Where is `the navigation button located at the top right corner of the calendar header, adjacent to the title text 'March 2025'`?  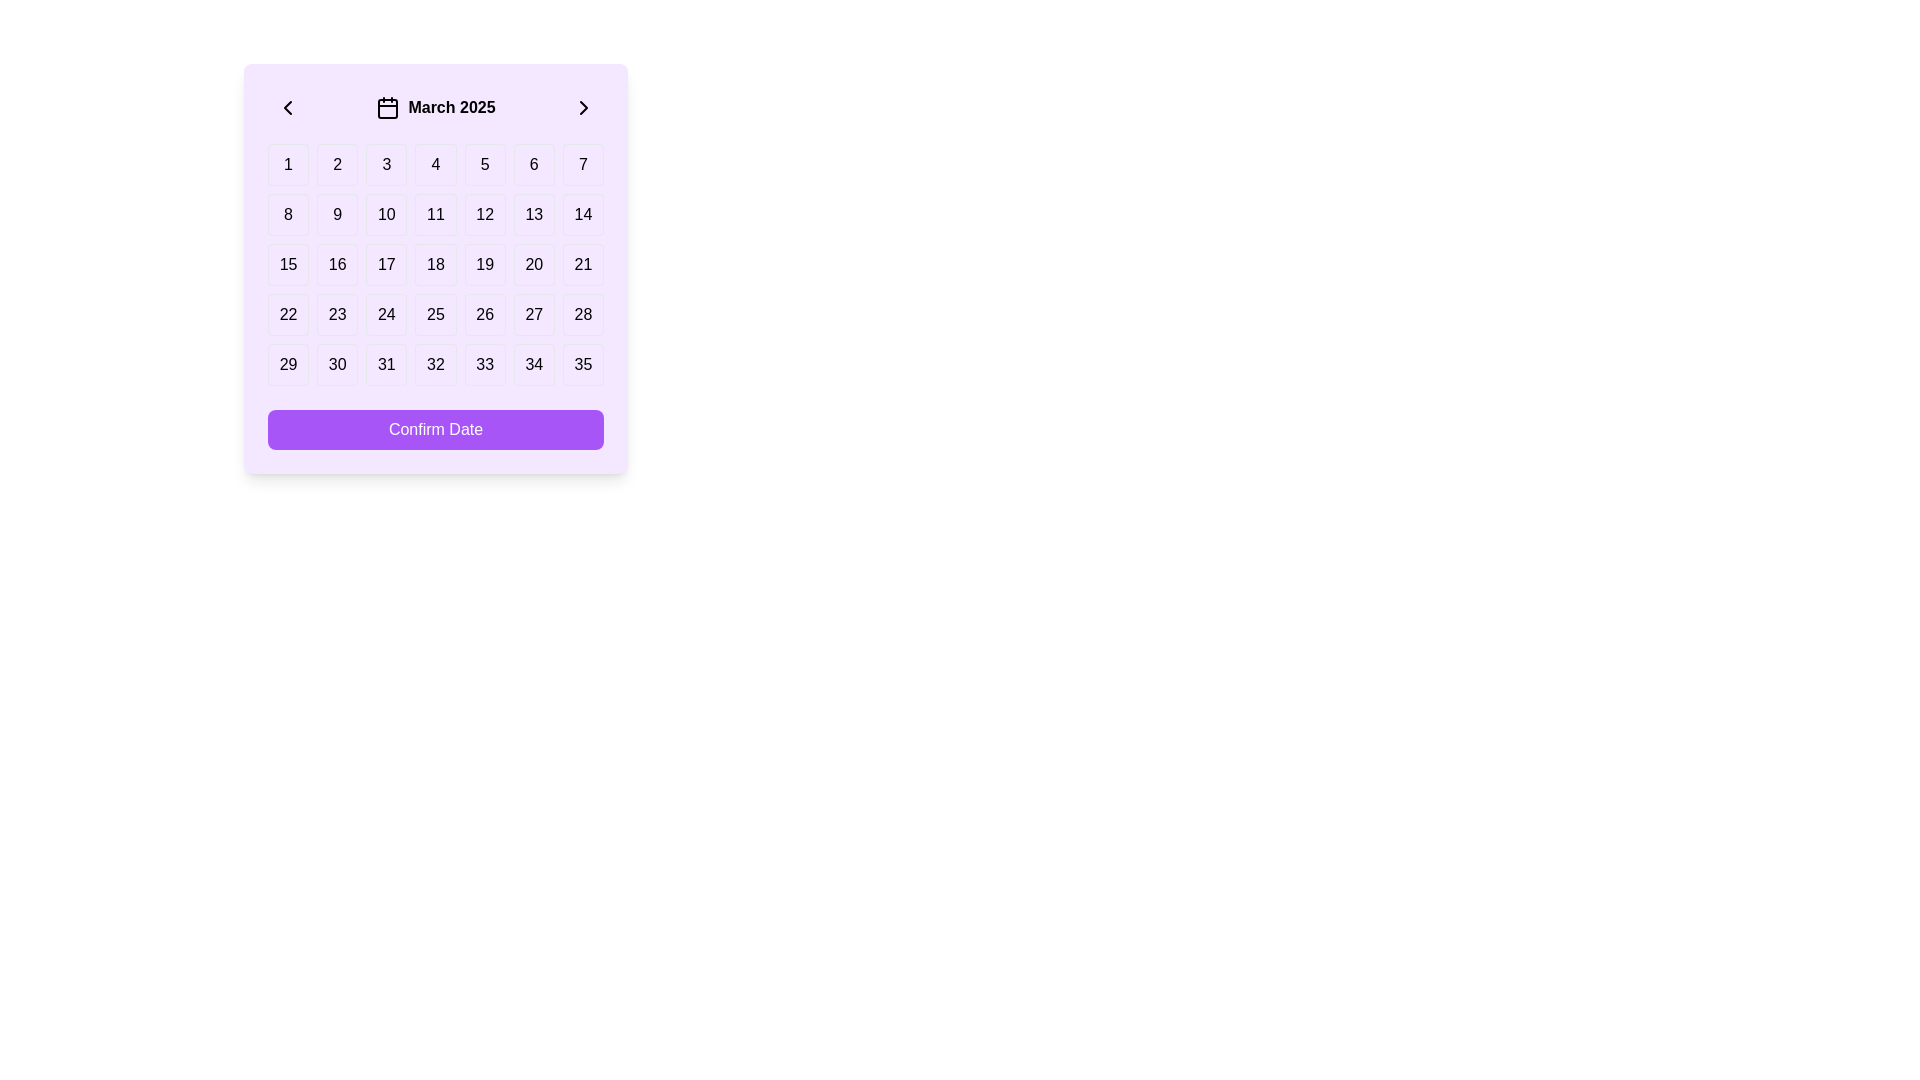
the navigation button located at the top right corner of the calendar header, adjacent to the title text 'March 2025' is located at coordinates (583, 108).